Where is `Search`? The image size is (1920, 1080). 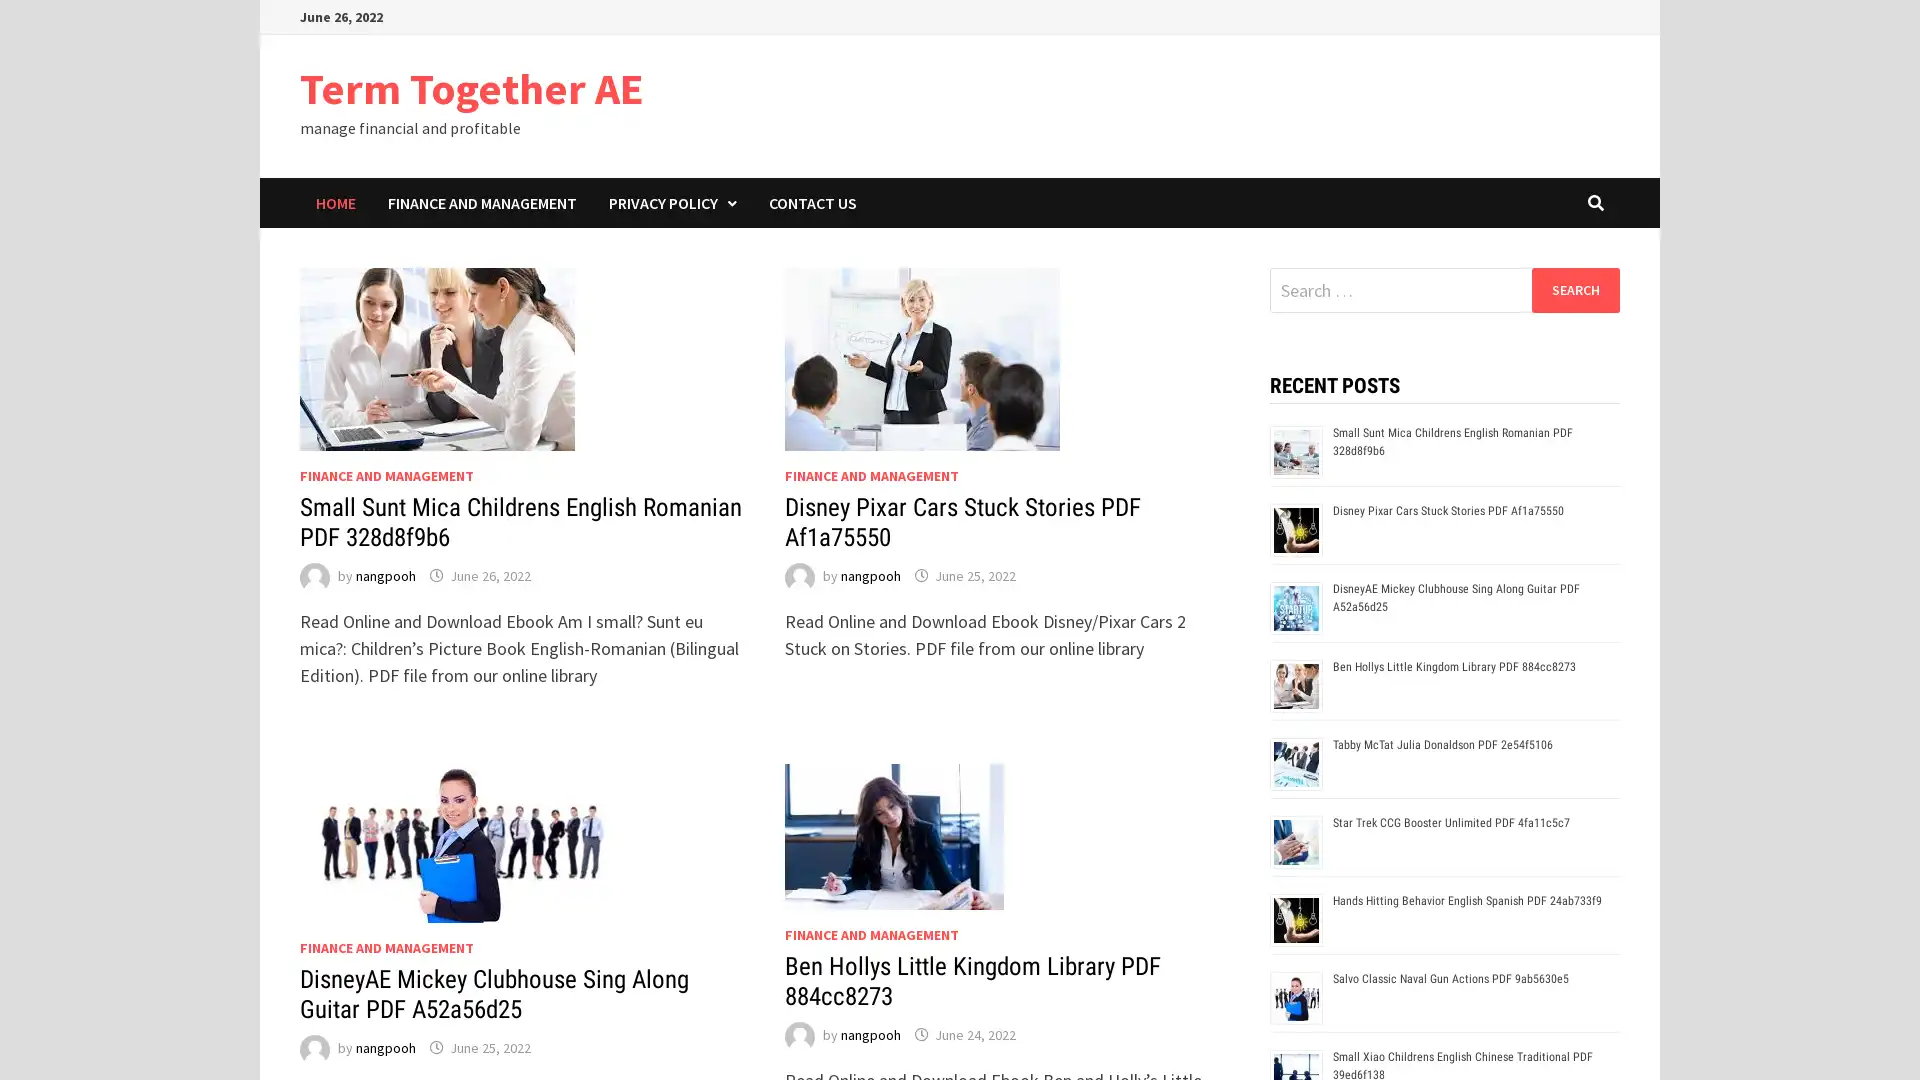 Search is located at coordinates (1574, 289).